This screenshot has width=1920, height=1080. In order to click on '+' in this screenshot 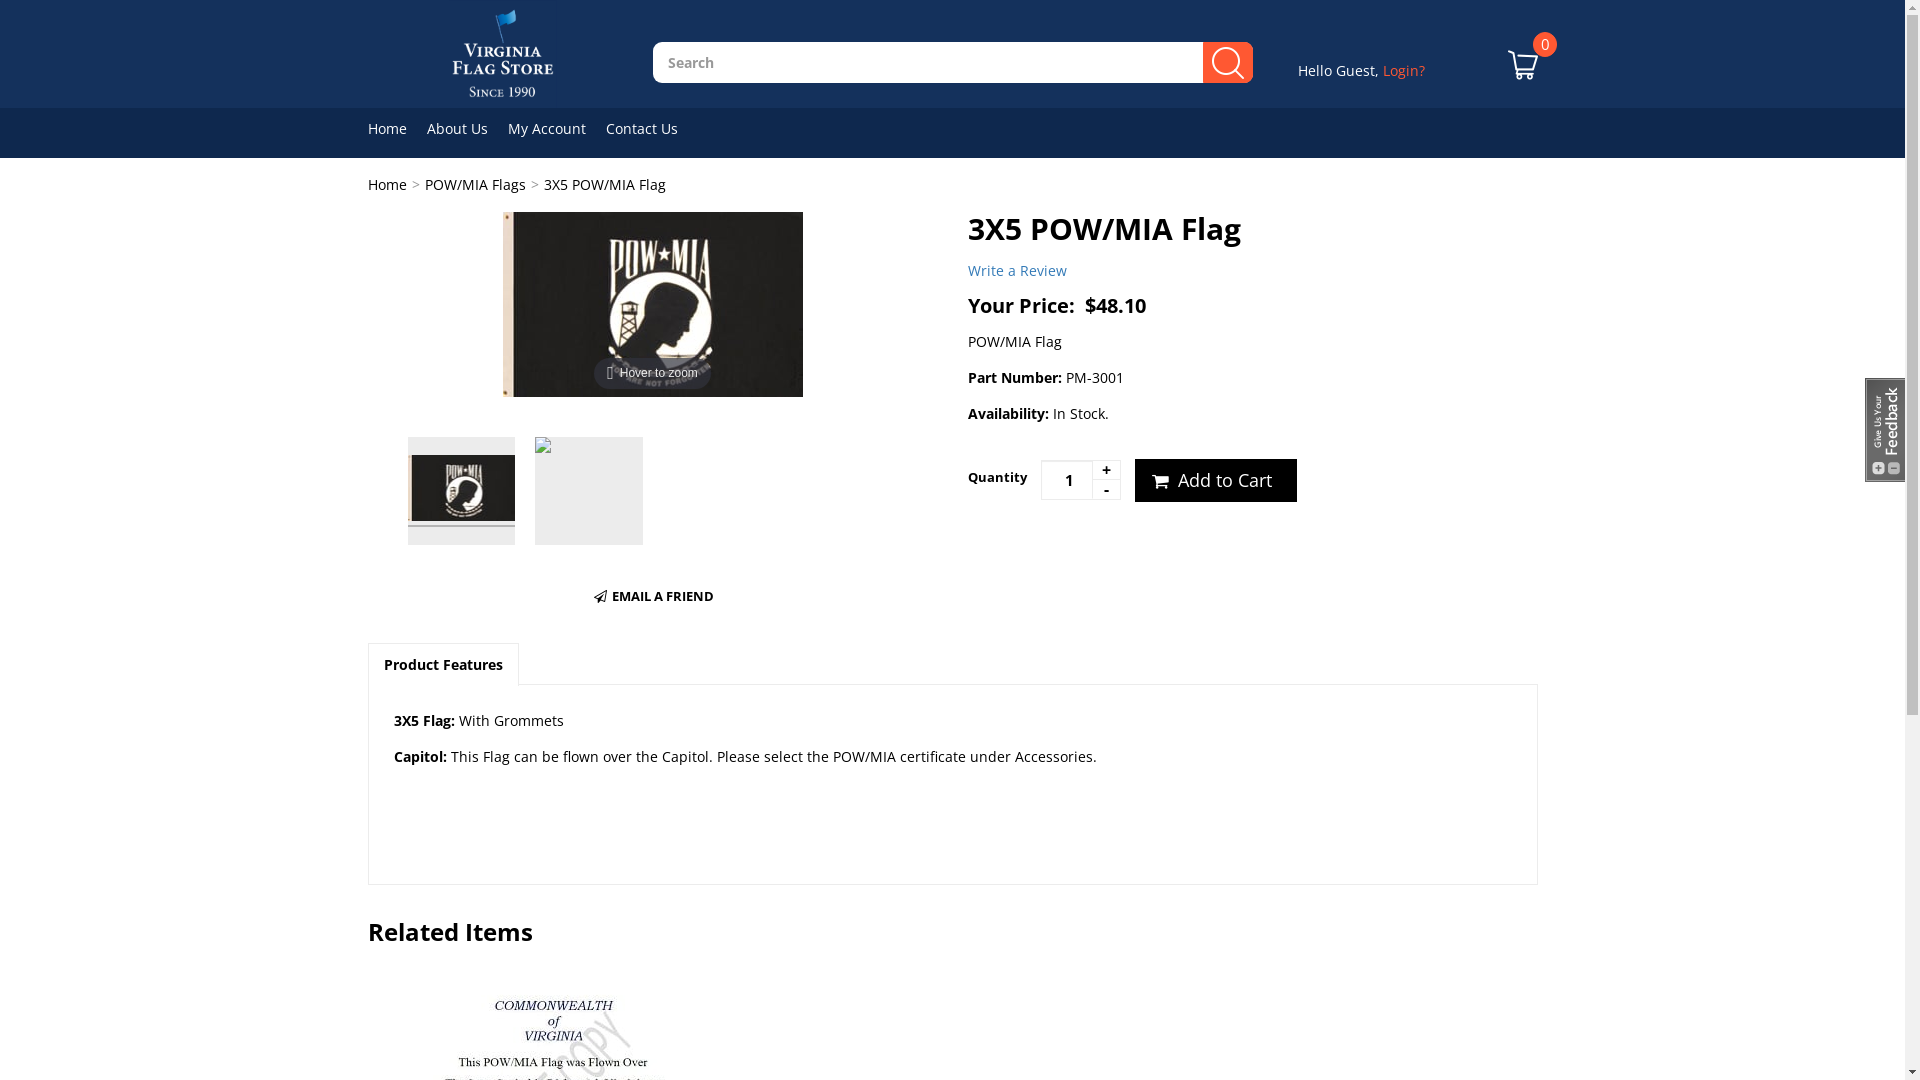, I will do `click(1104, 470)`.